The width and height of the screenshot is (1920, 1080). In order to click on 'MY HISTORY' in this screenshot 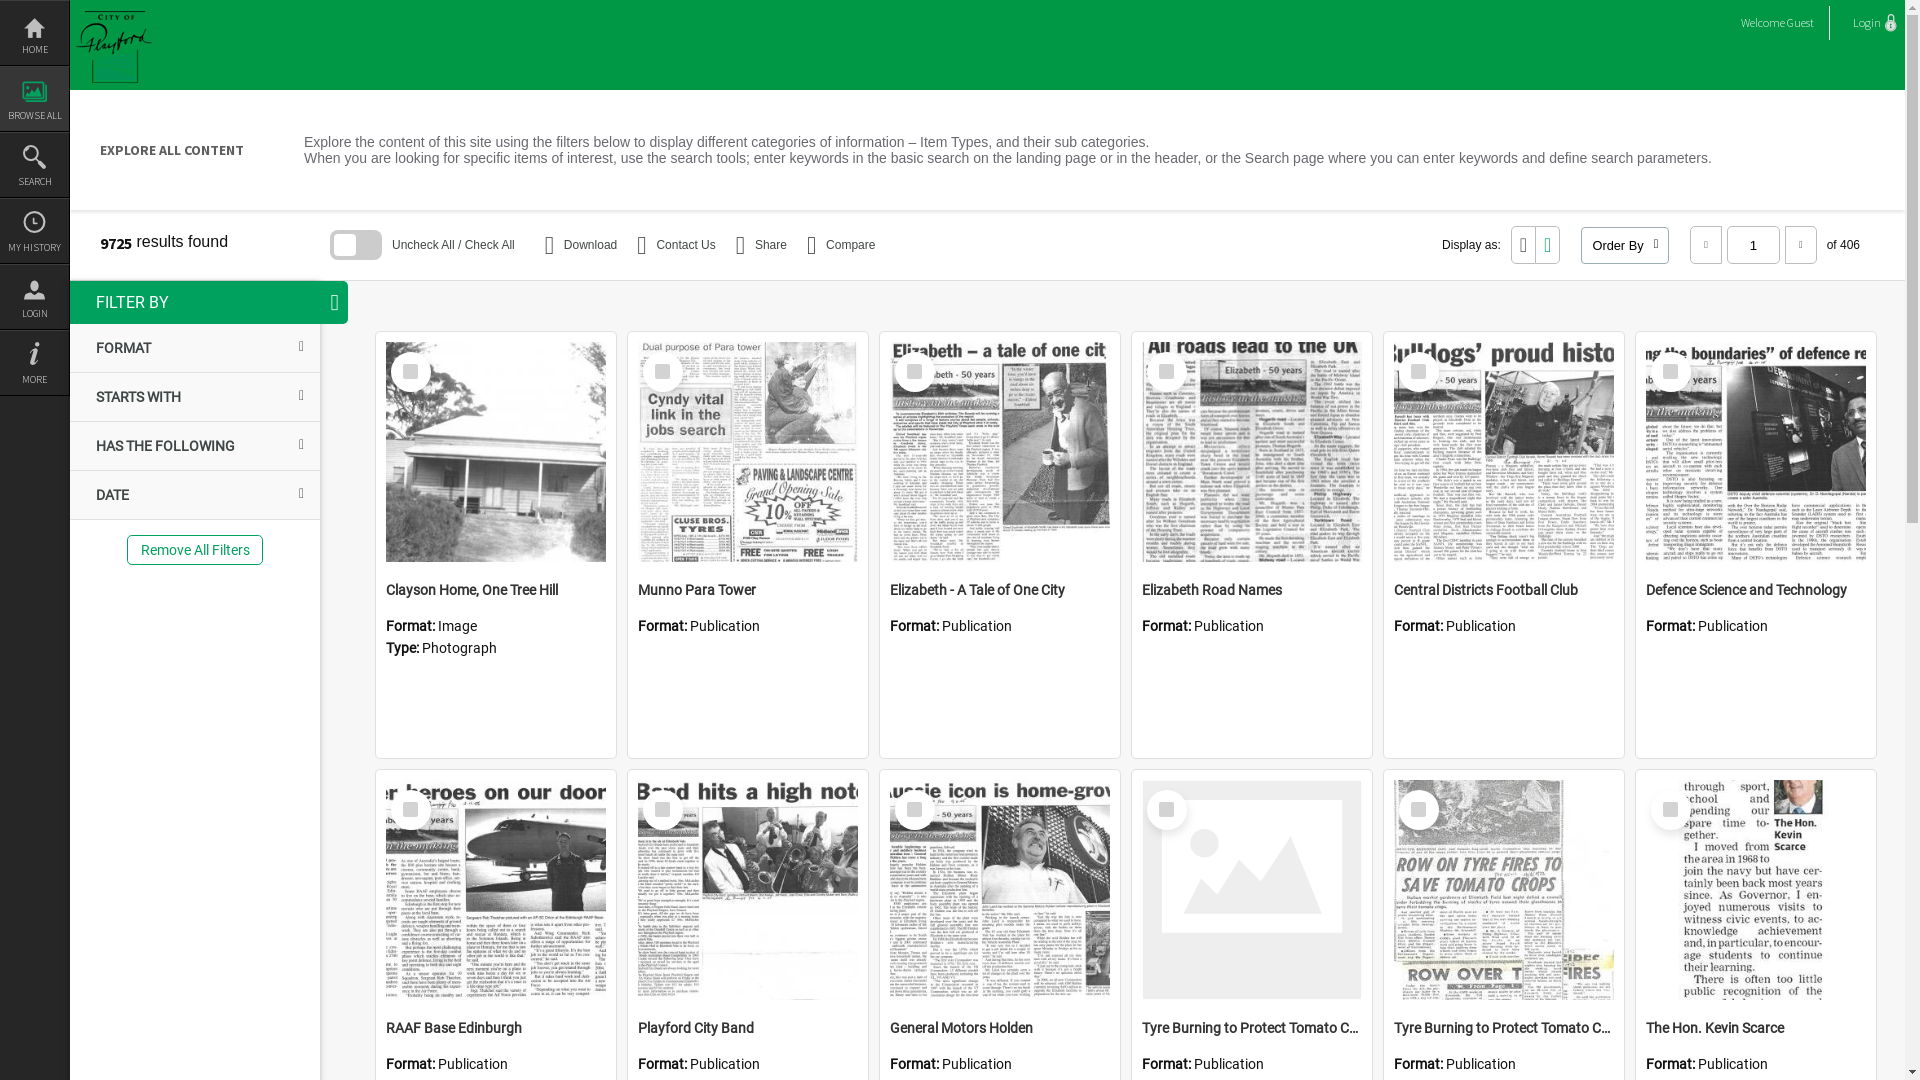, I will do `click(34, 230)`.